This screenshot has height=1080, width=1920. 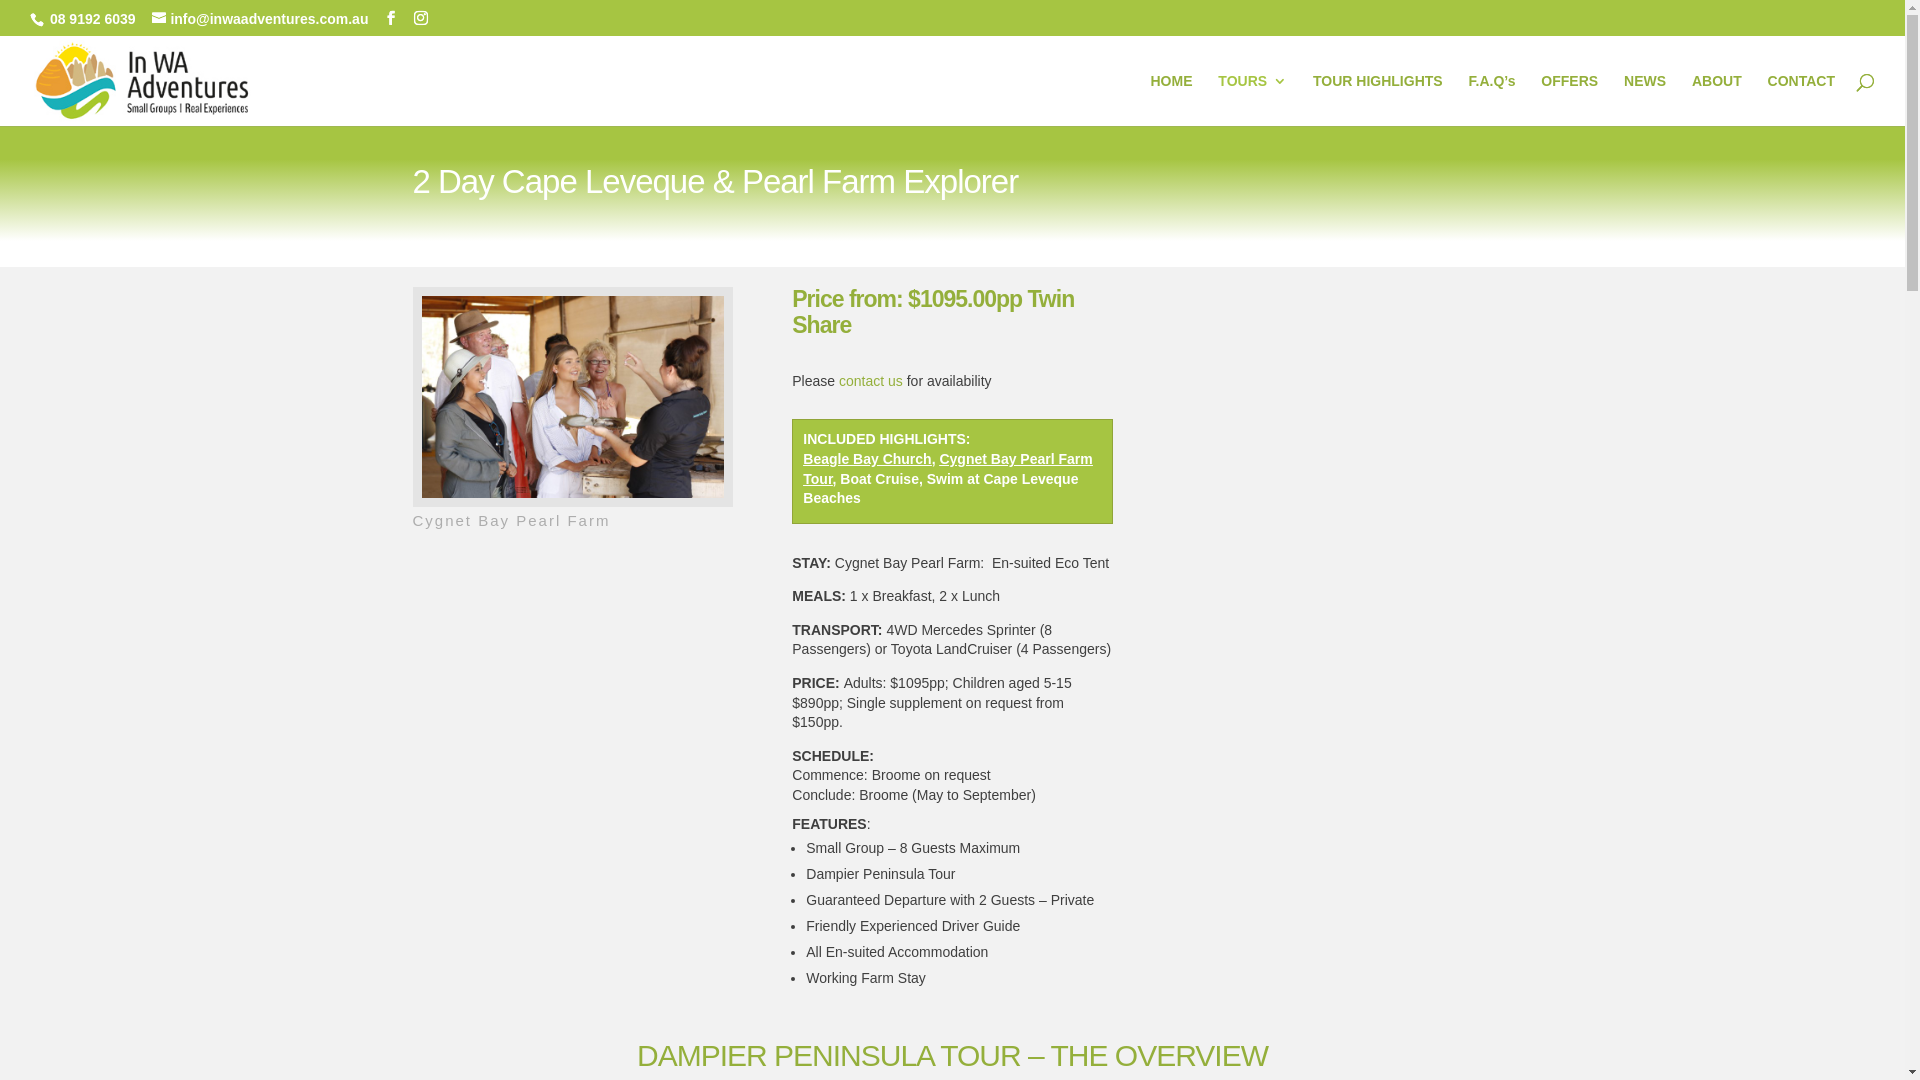 I want to click on 'TOURS', so click(x=1251, y=100).